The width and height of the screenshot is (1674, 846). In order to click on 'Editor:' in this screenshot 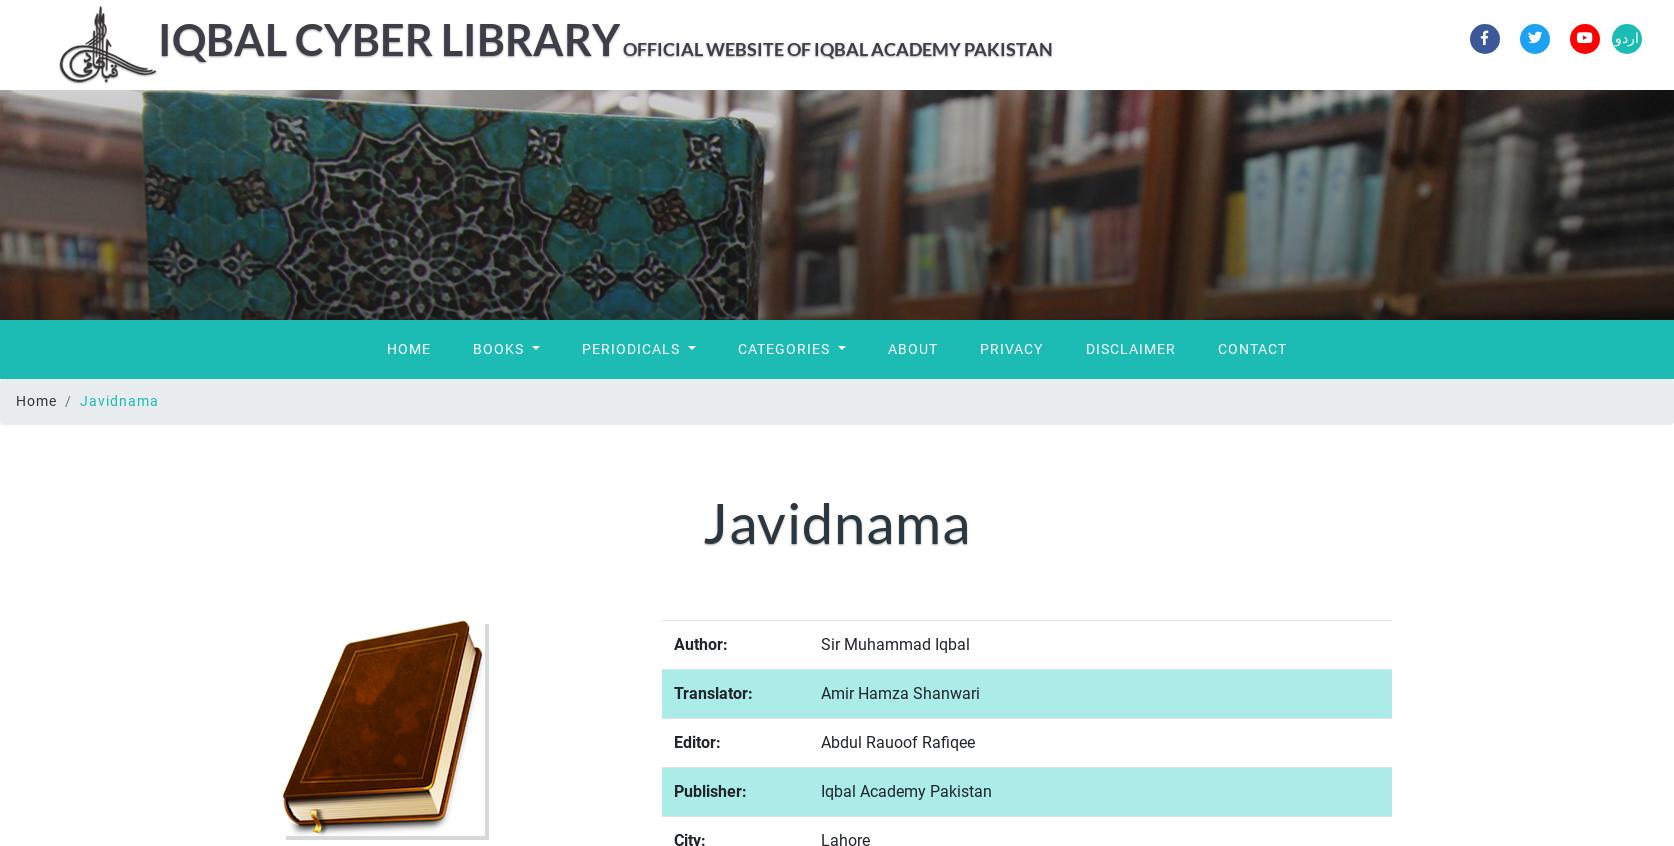, I will do `click(697, 740)`.